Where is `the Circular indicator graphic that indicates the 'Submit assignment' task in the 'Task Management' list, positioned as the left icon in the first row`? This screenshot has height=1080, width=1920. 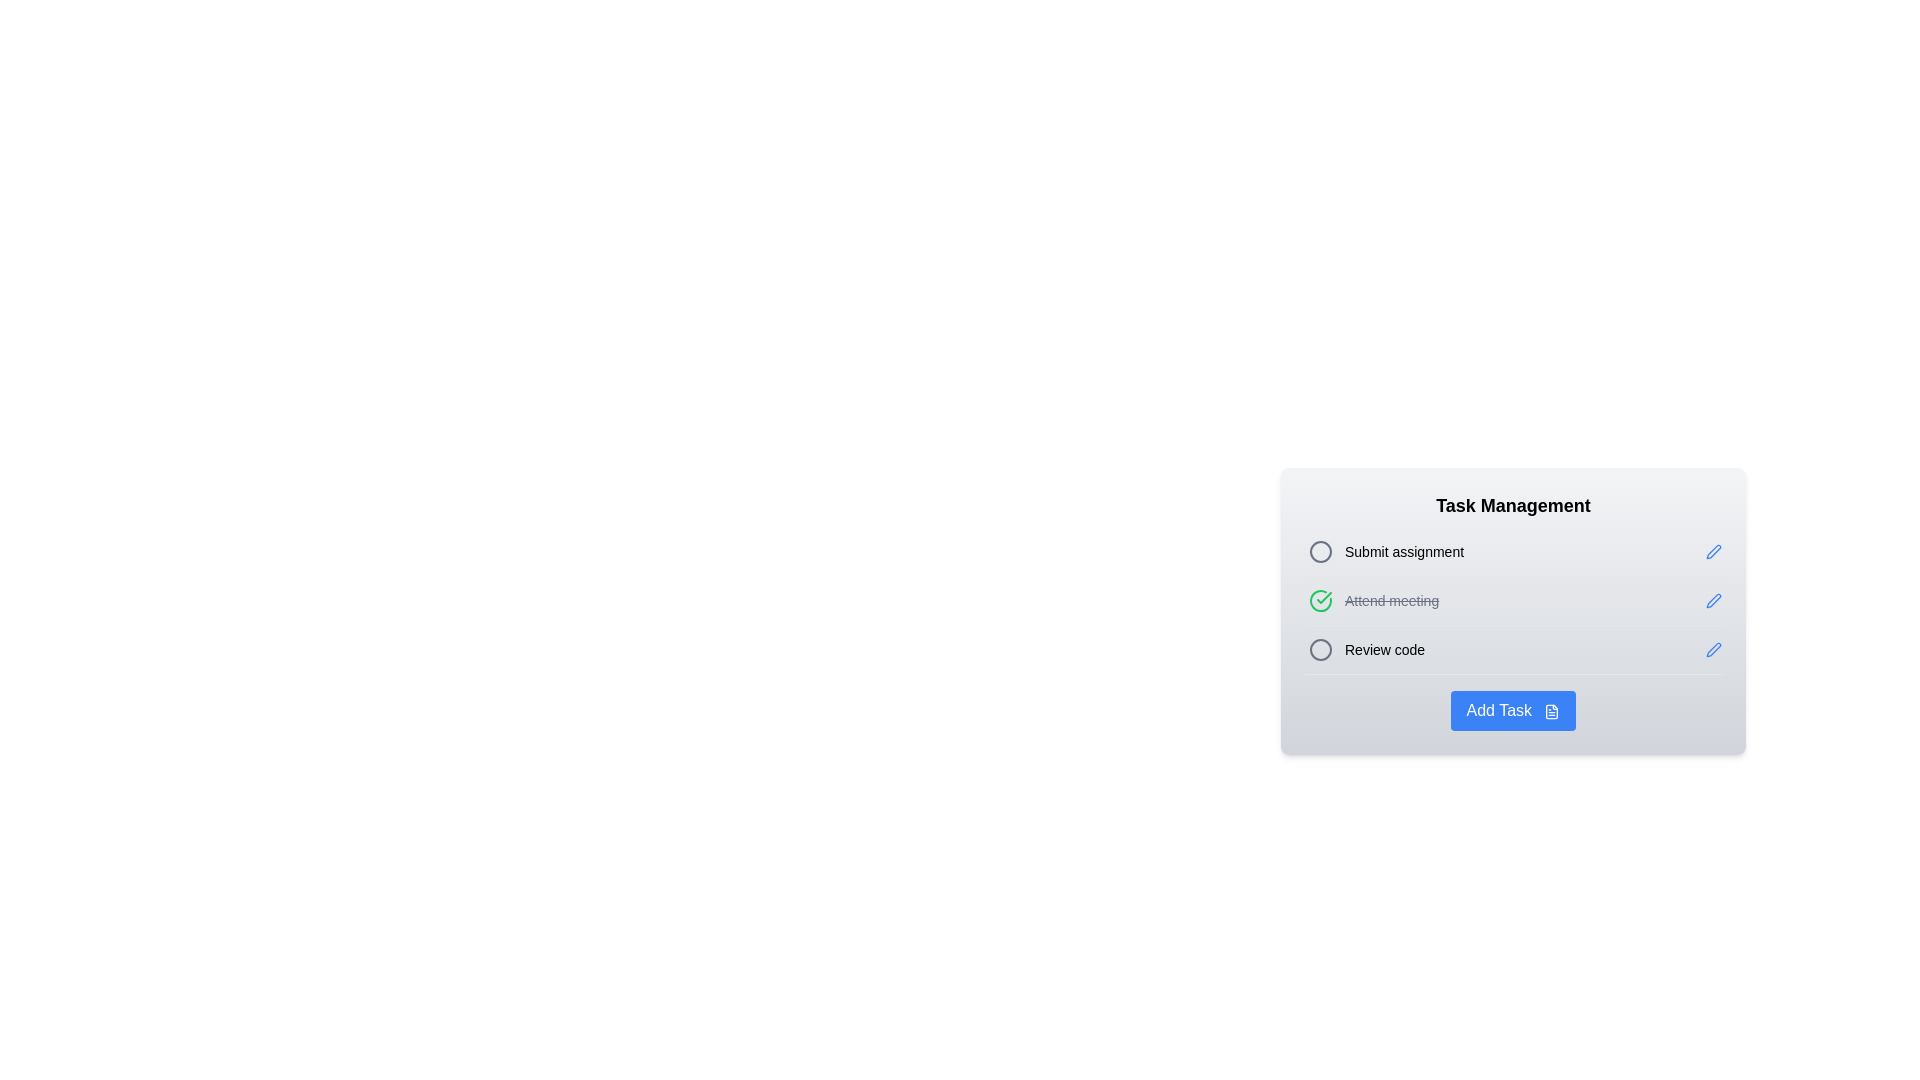
the Circular indicator graphic that indicates the 'Submit assignment' task in the 'Task Management' list, positioned as the left icon in the first row is located at coordinates (1320, 551).